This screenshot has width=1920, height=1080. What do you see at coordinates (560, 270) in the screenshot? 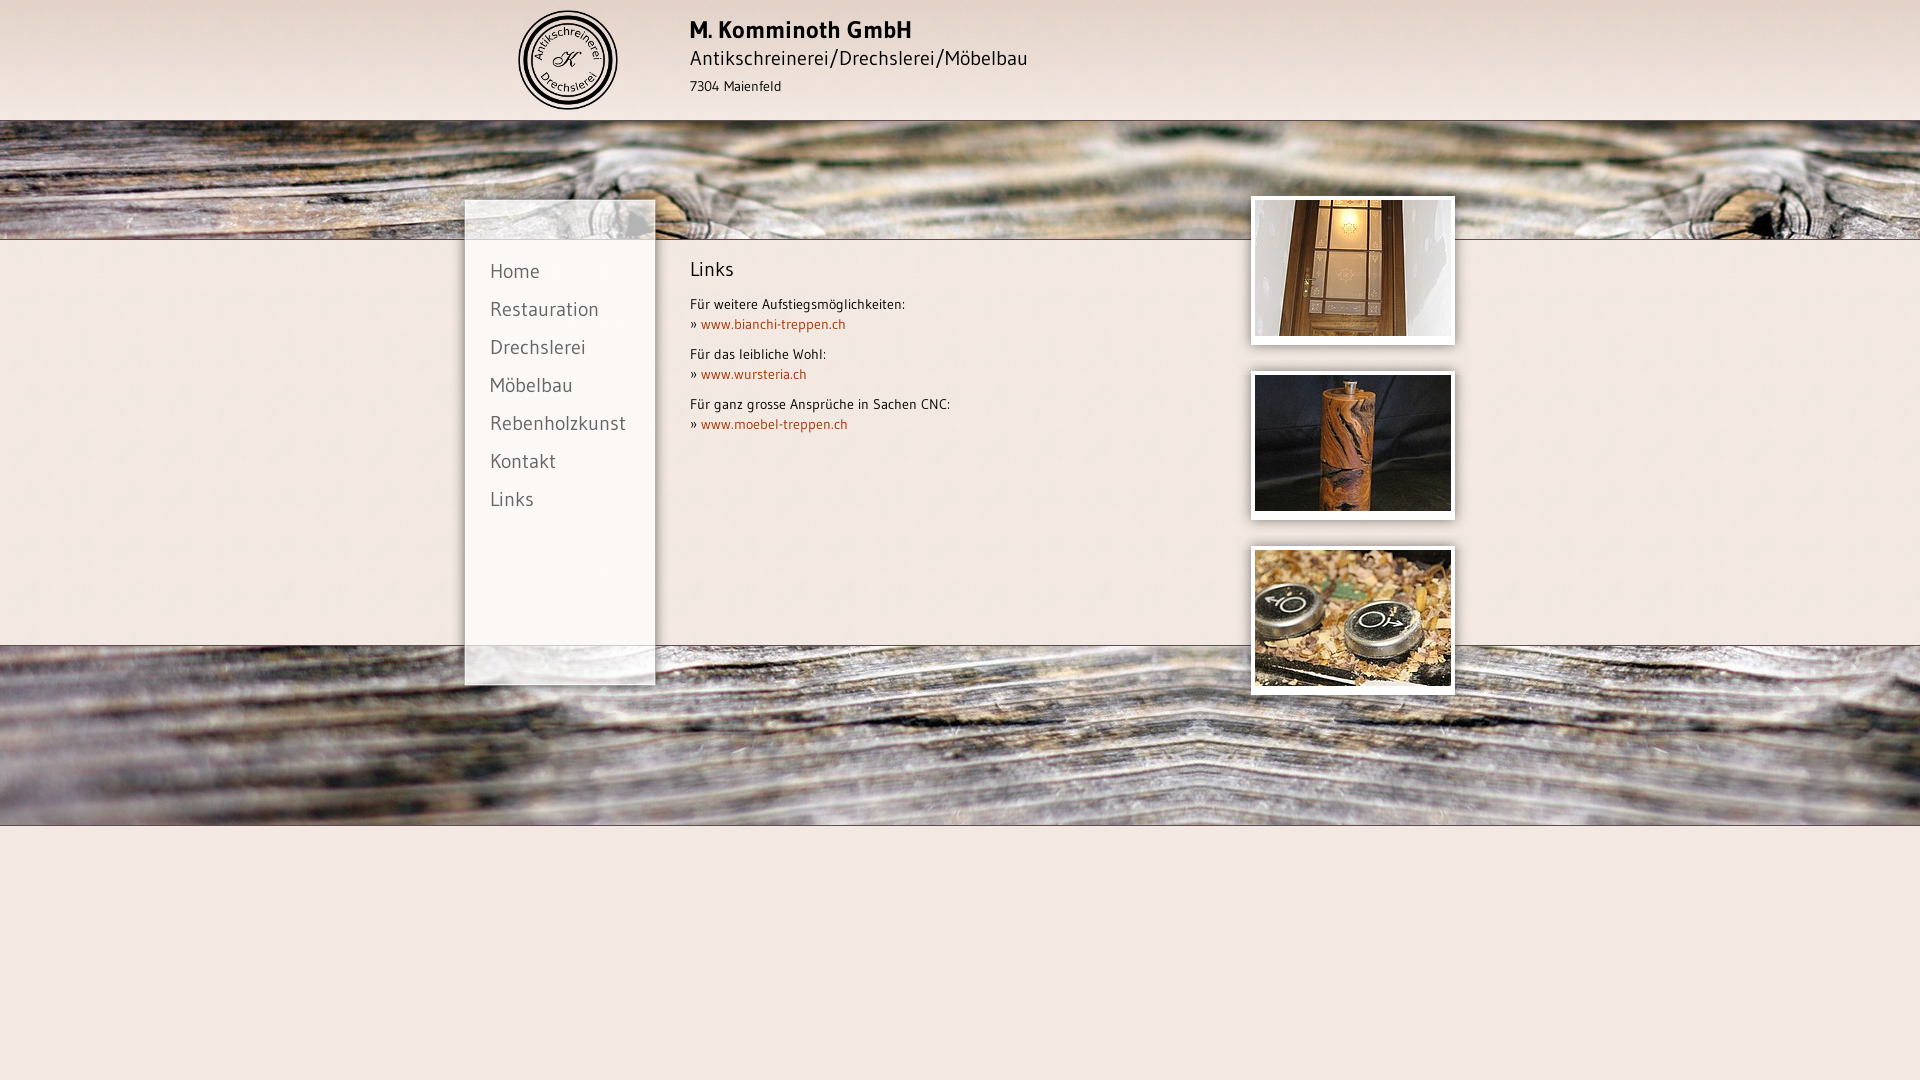
I see `'Home'` at bounding box center [560, 270].